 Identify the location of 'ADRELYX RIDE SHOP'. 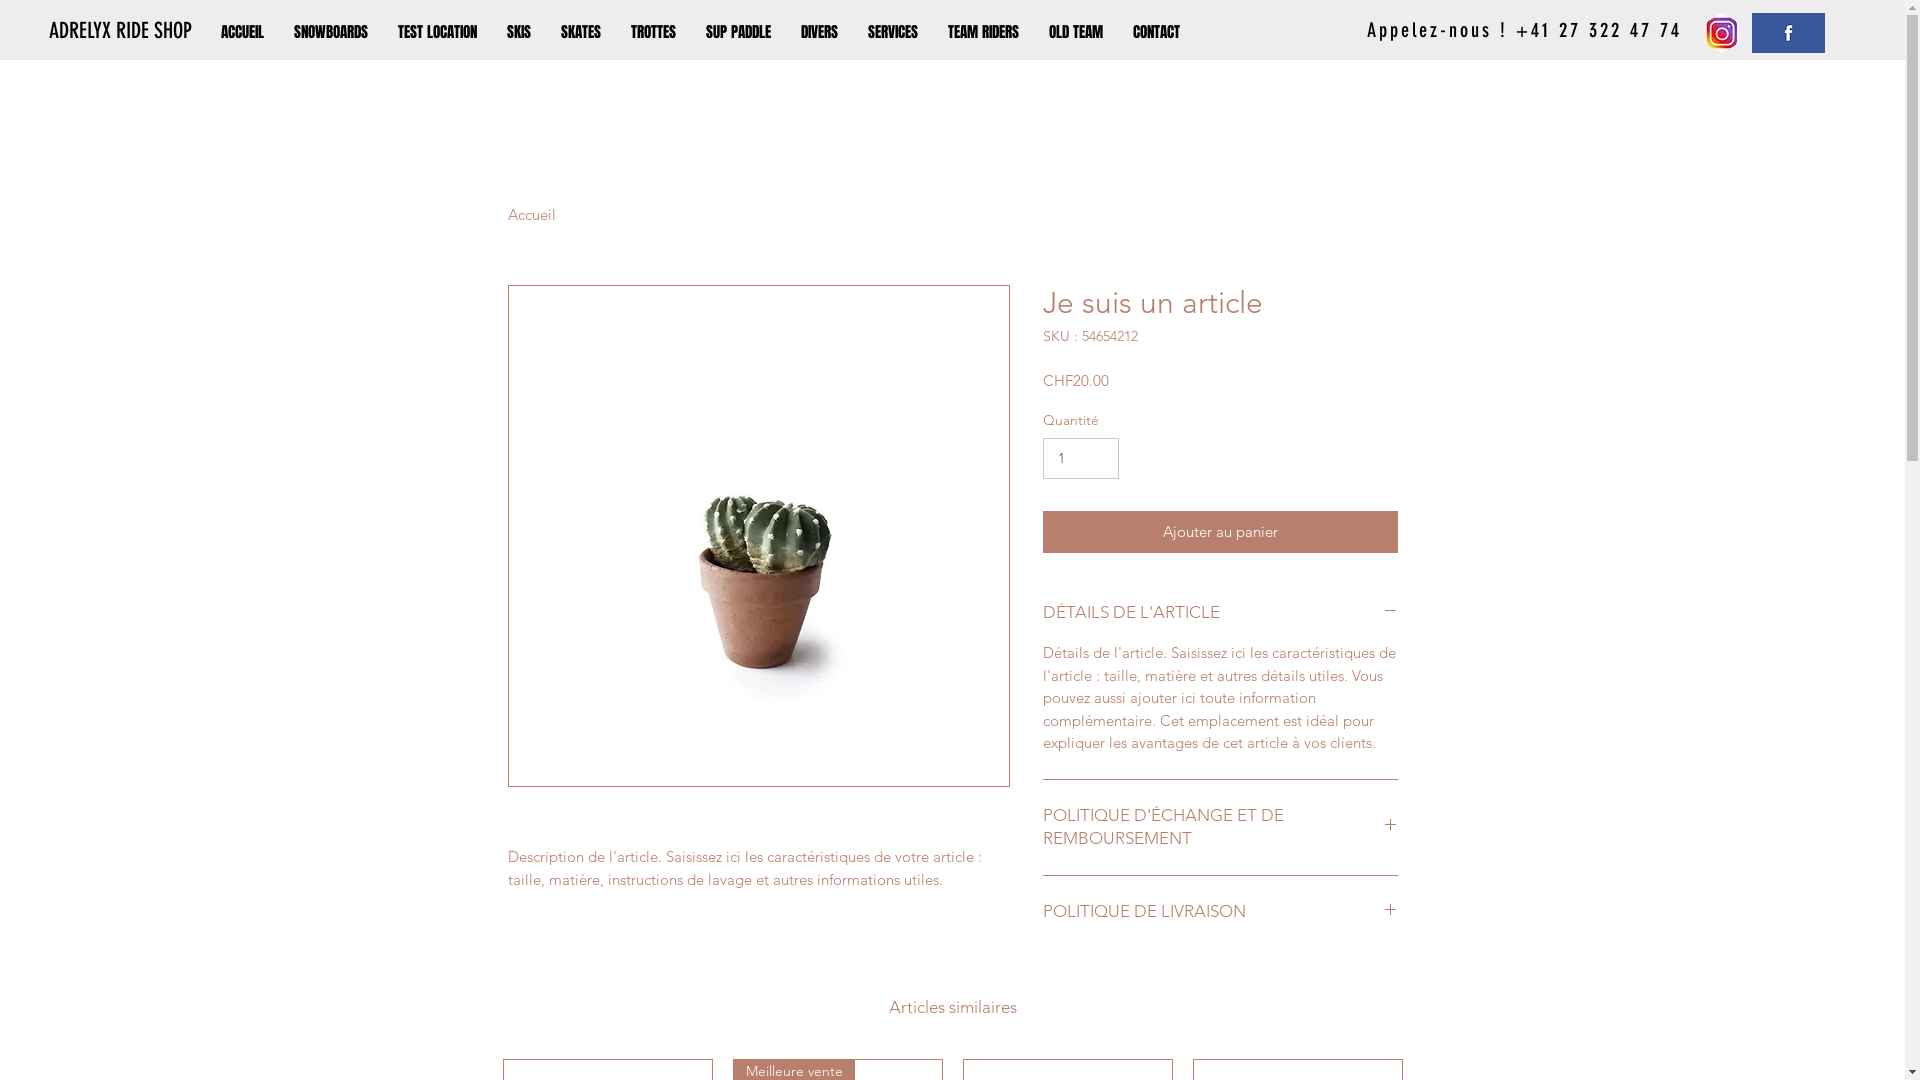
(119, 30).